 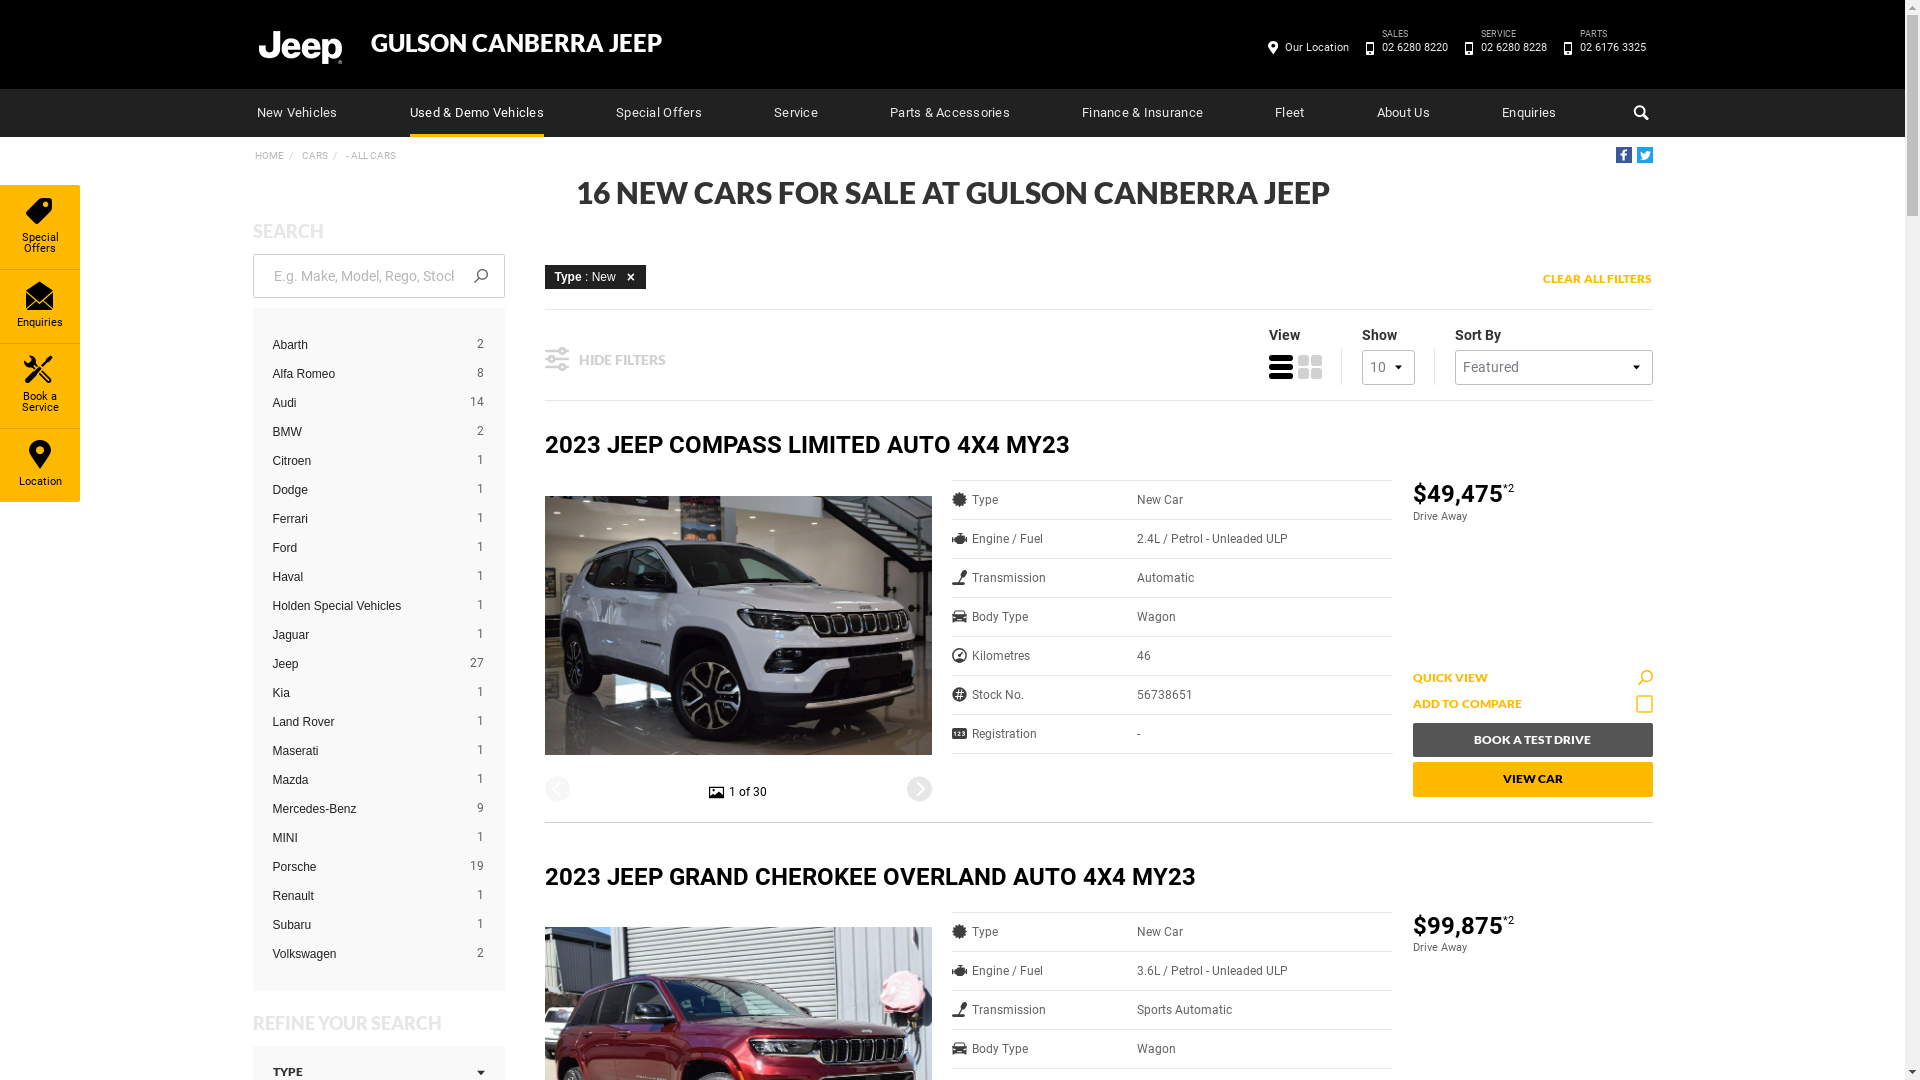 I want to click on 'Switch to Grid View', so click(x=1310, y=366).